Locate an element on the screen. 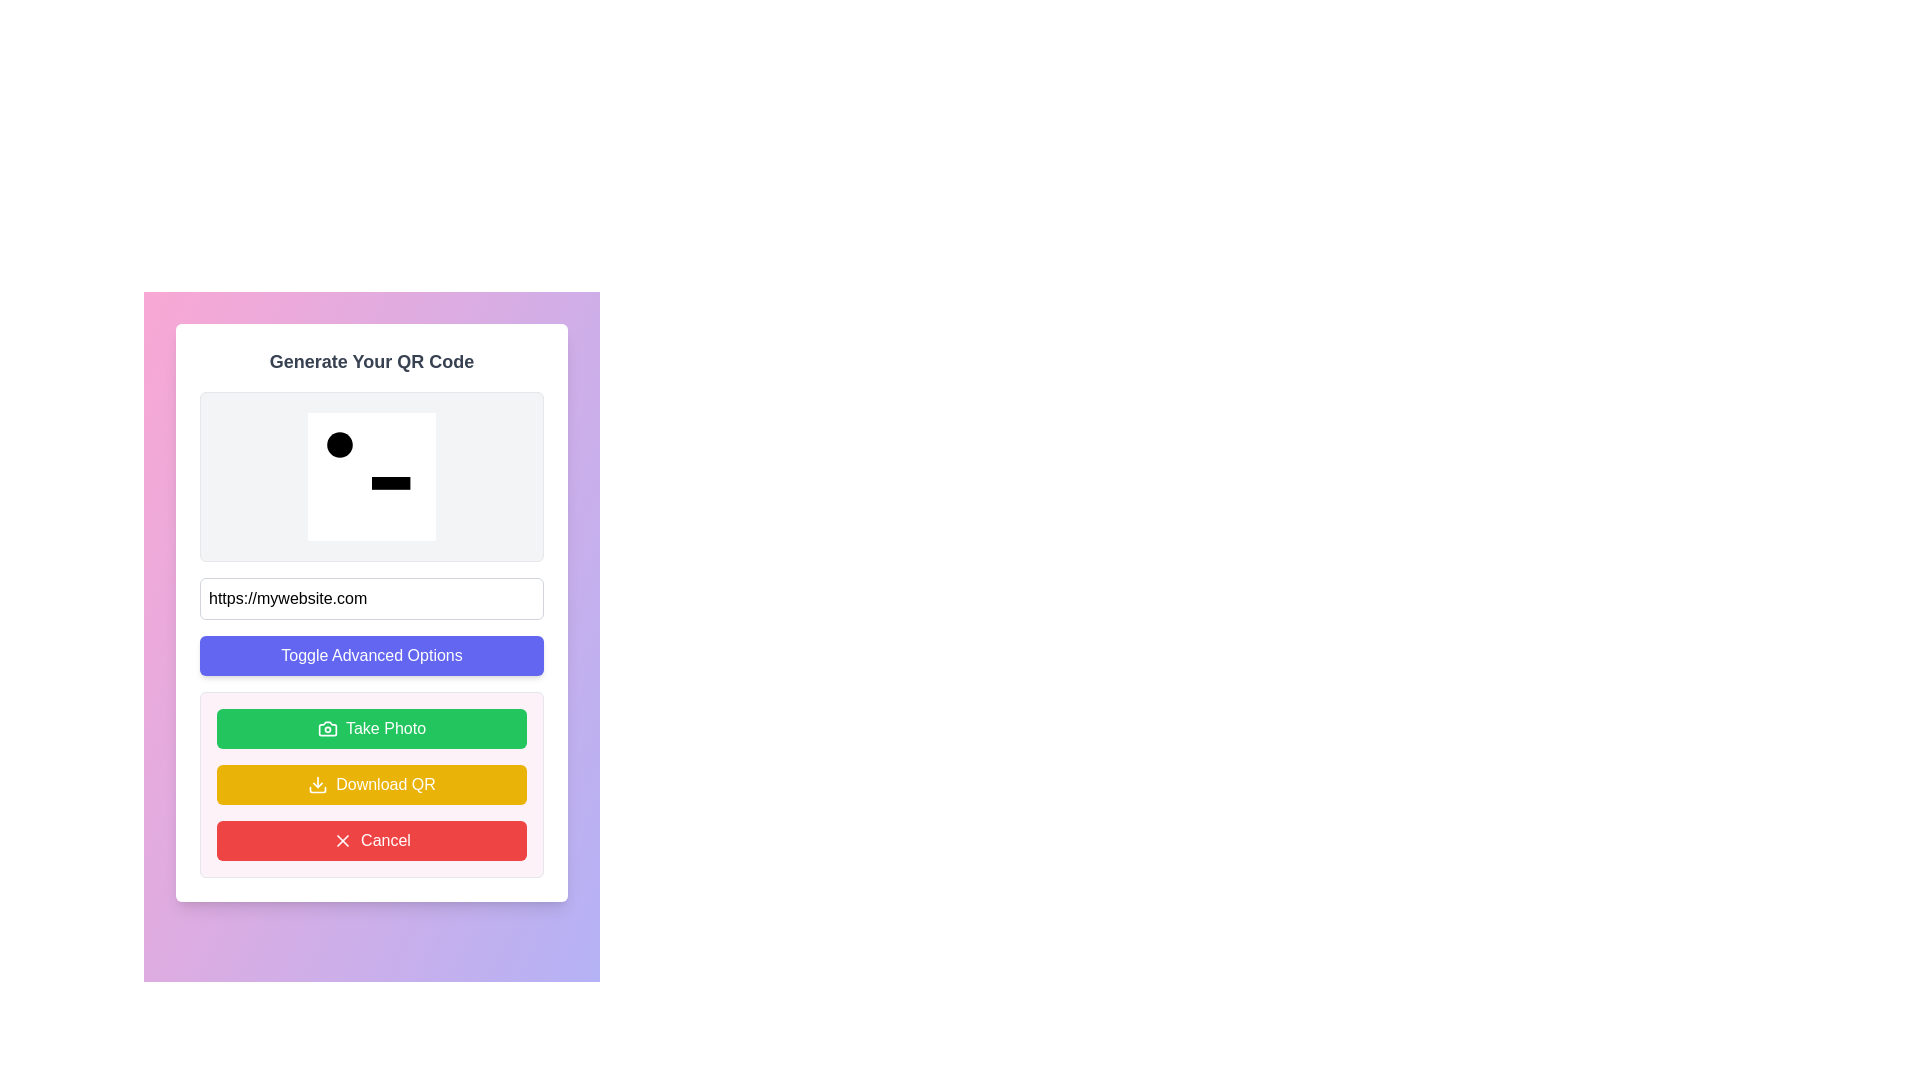  the yellow 'Download QR' button, which is styled with white text and rounded corners, located between the green 'Take Photo' button and the red 'Cancel' button is located at coordinates (372, 784).